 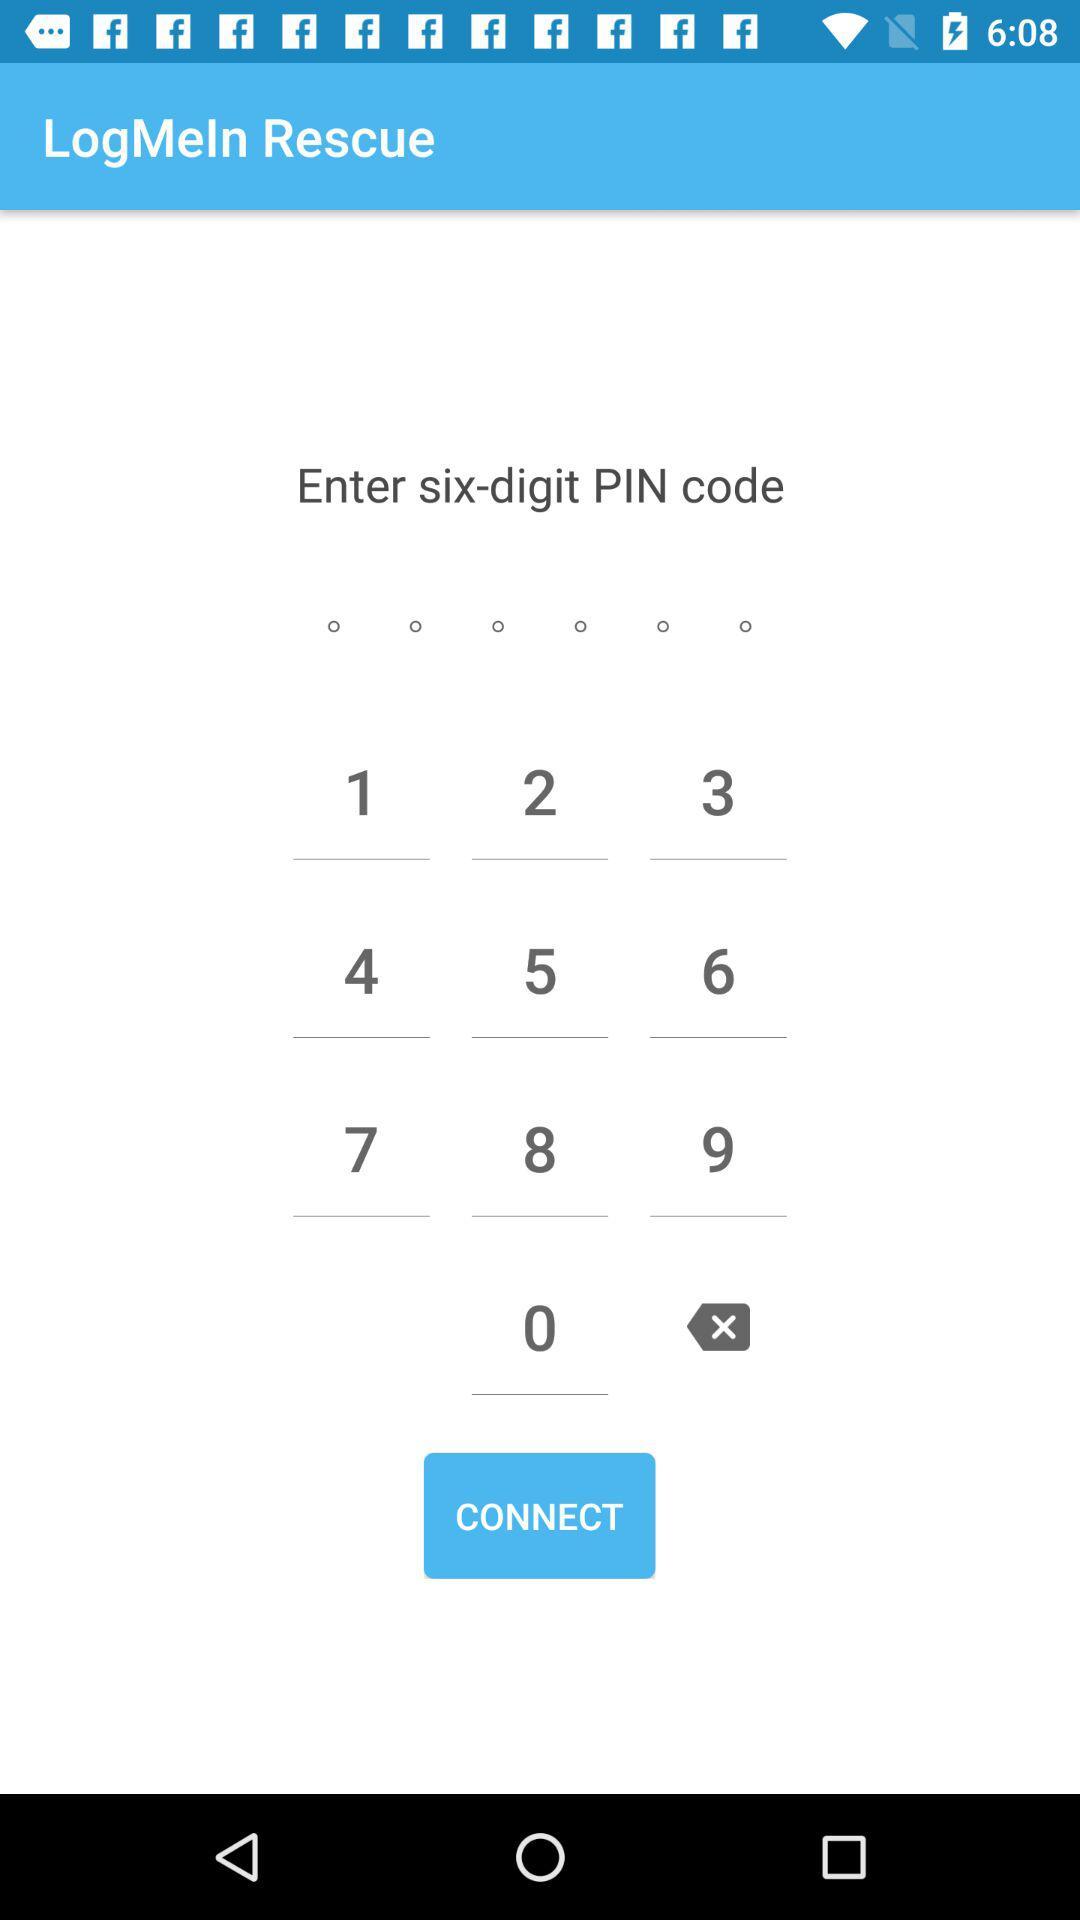 I want to click on the icon to the left of the 5 icon, so click(x=361, y=969).